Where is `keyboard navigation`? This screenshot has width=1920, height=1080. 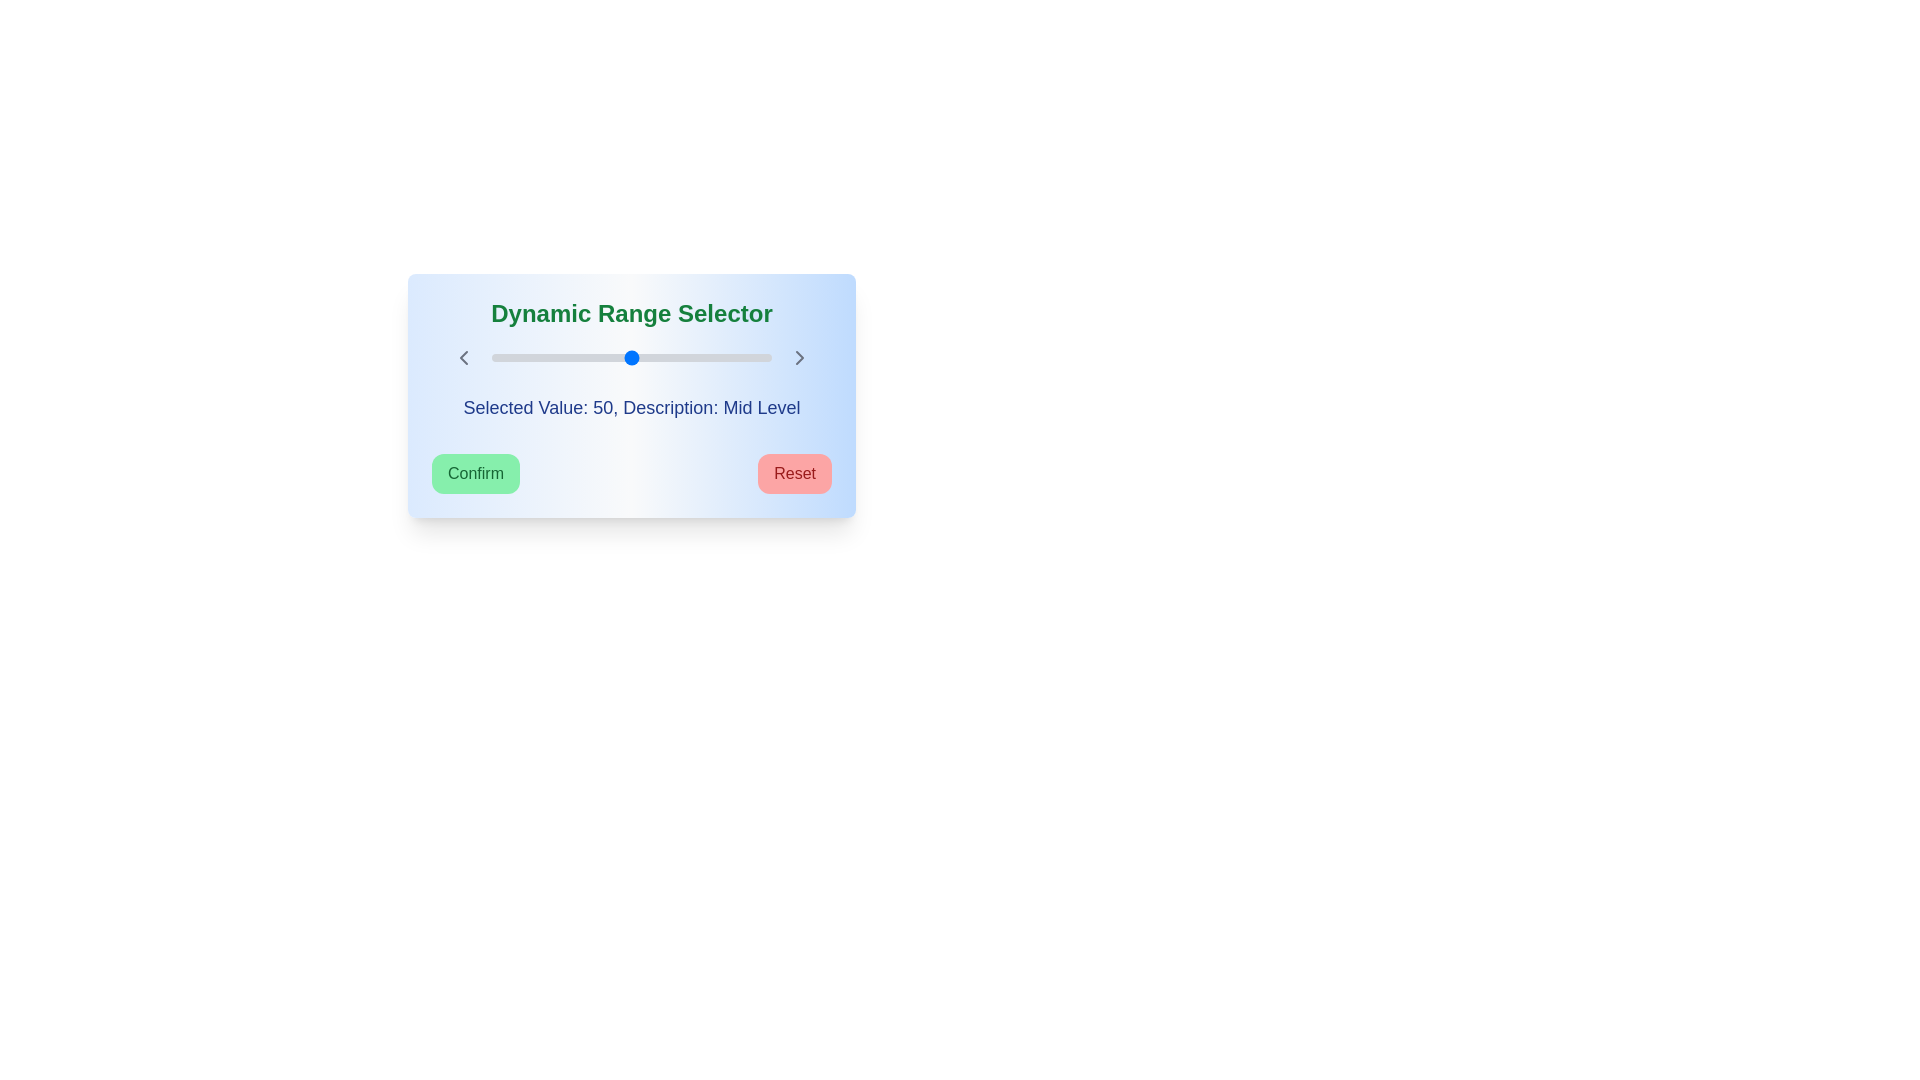 keyboard navigation is located at coordinates (474, 474).